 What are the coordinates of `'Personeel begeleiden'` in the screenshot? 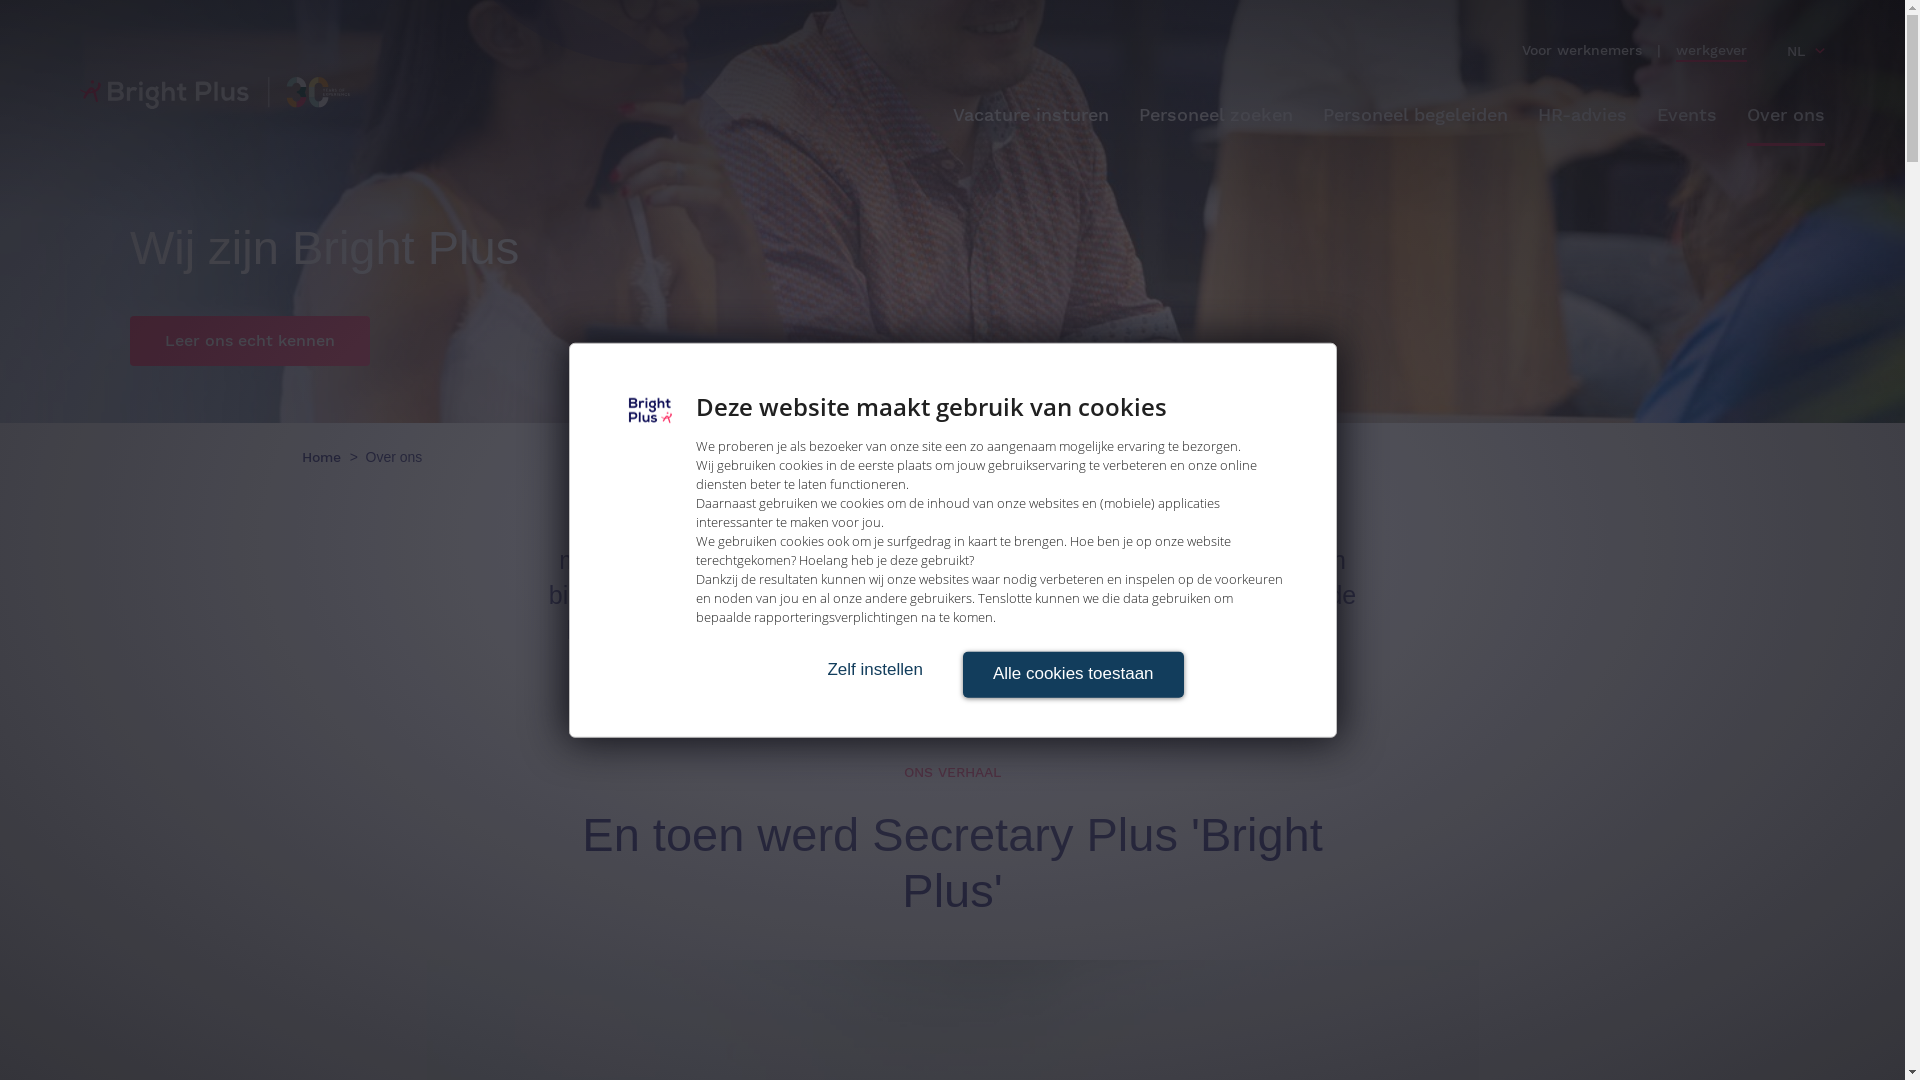 It's located at (1414, 115).